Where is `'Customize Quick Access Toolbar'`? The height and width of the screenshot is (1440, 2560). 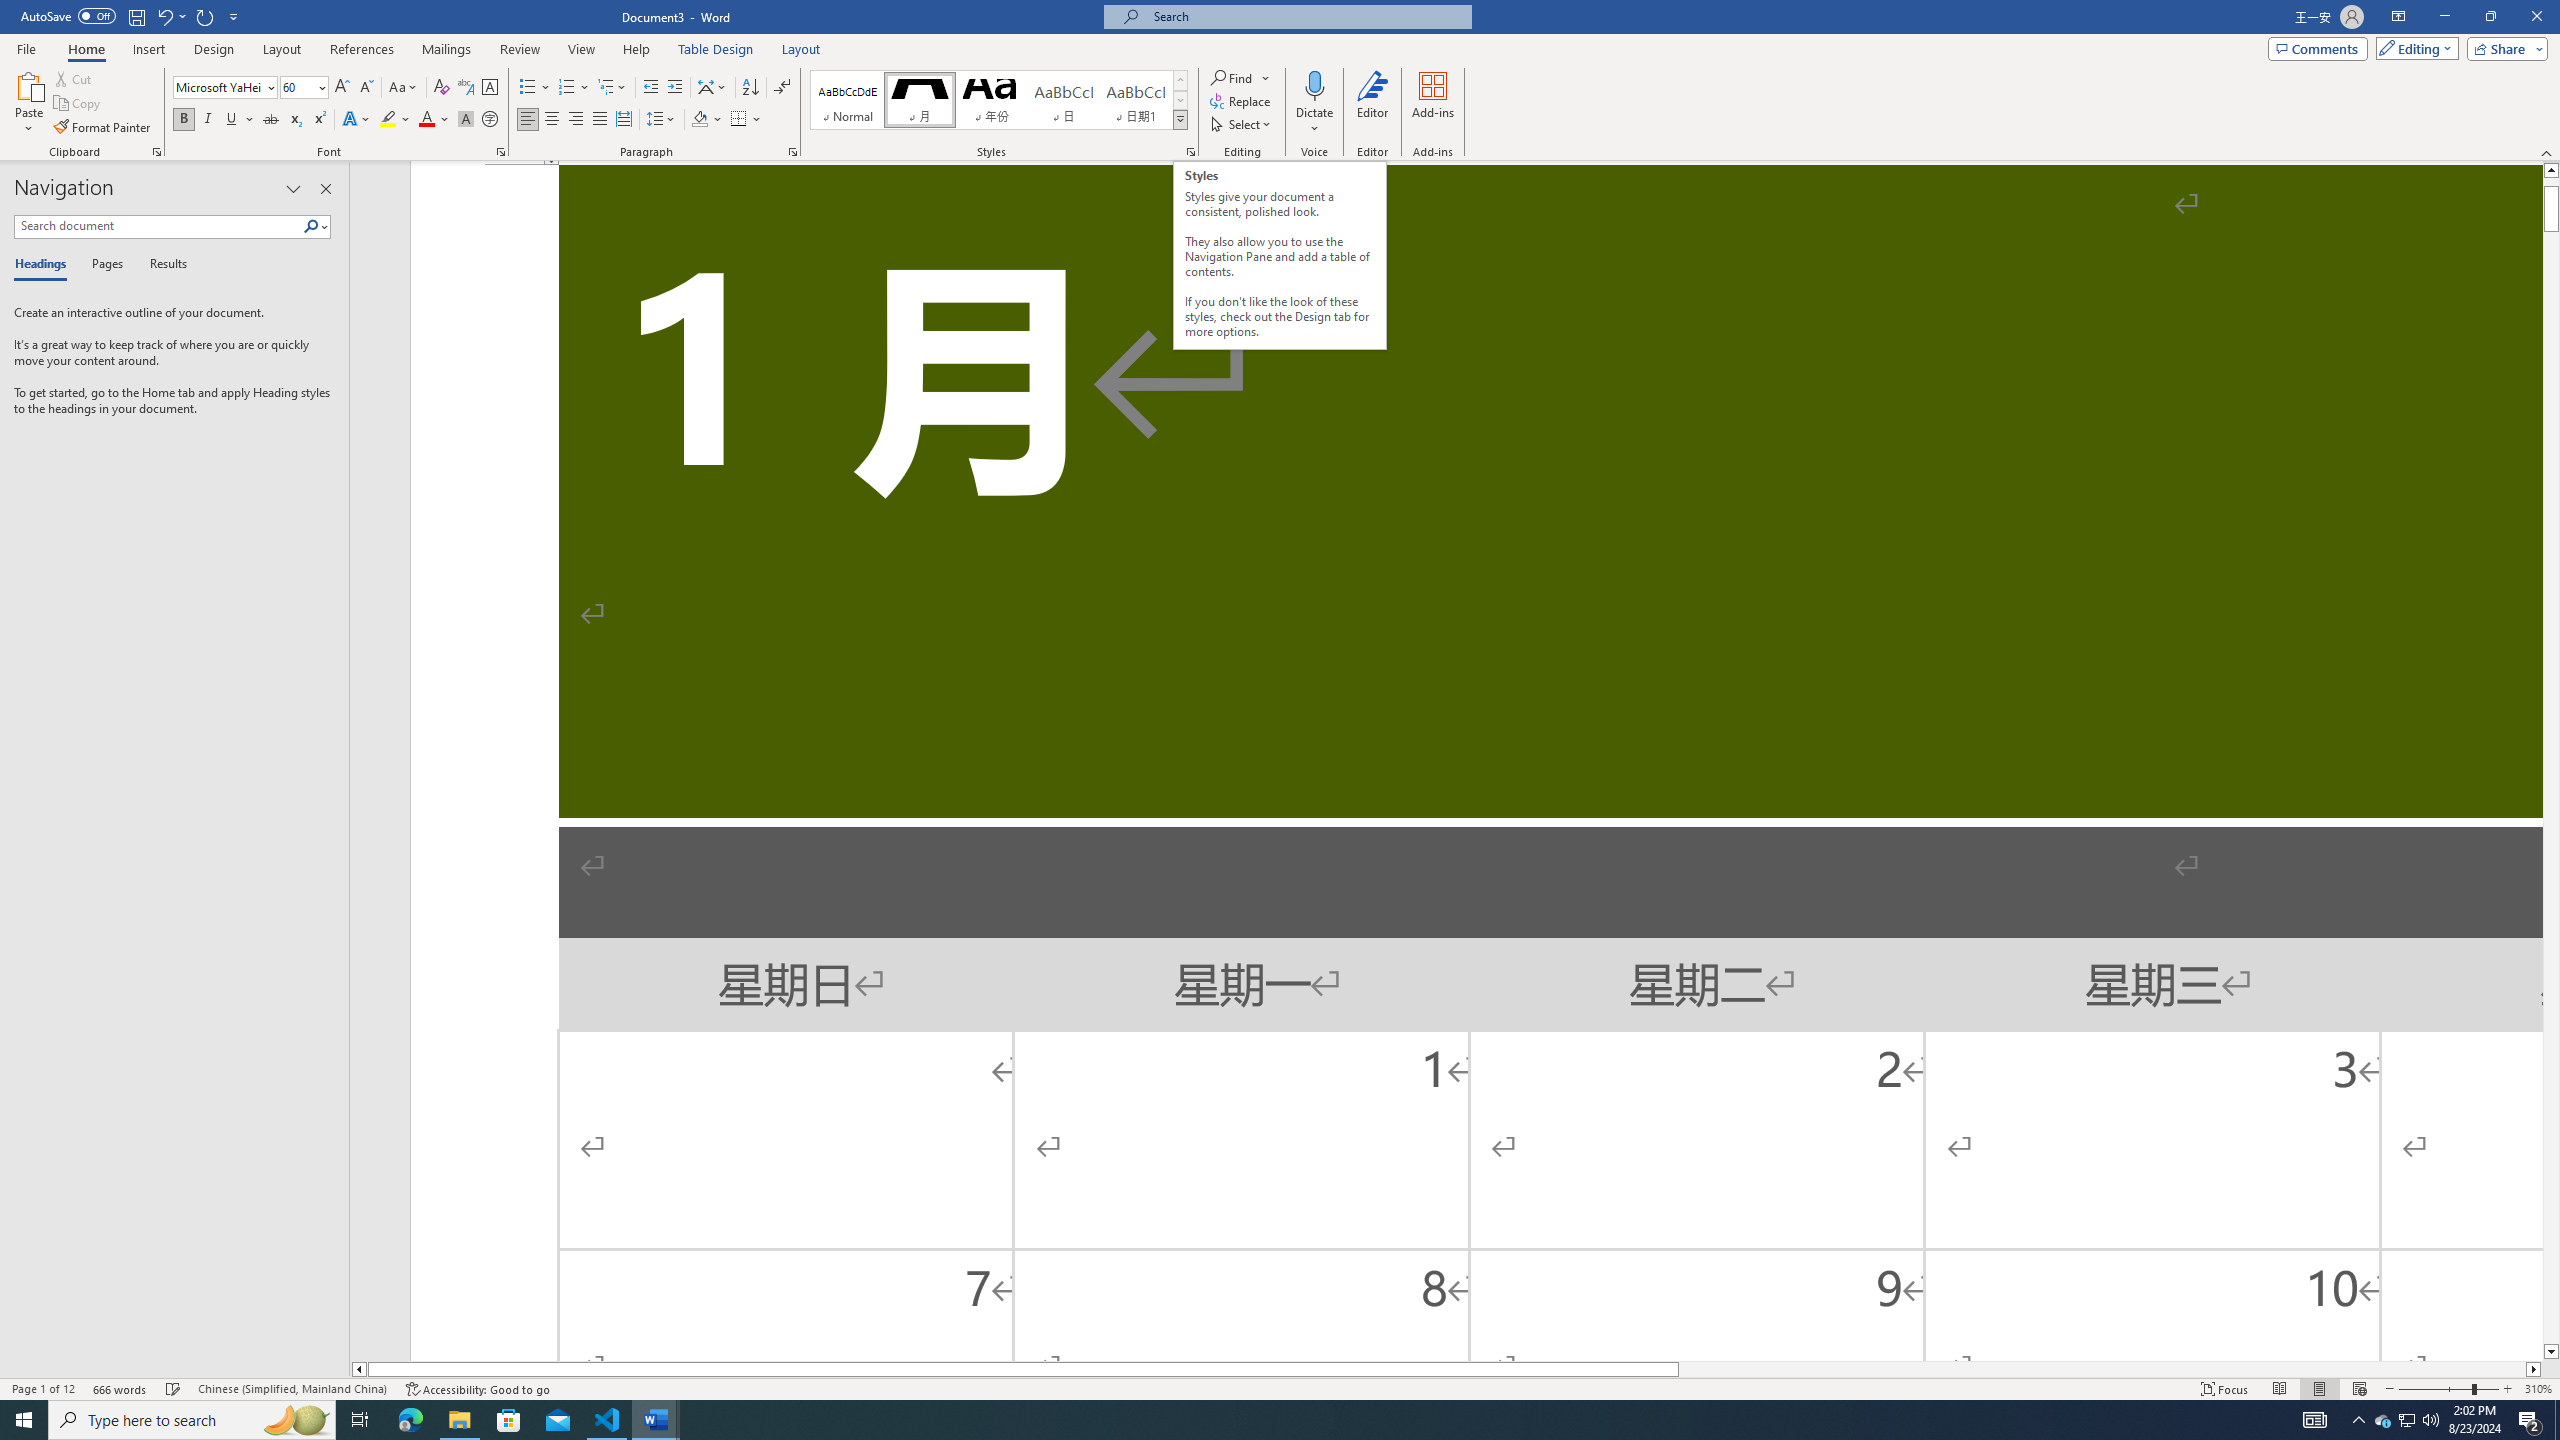
'Customize Quick Access Toolbar' is located at coordinates (233, 15).